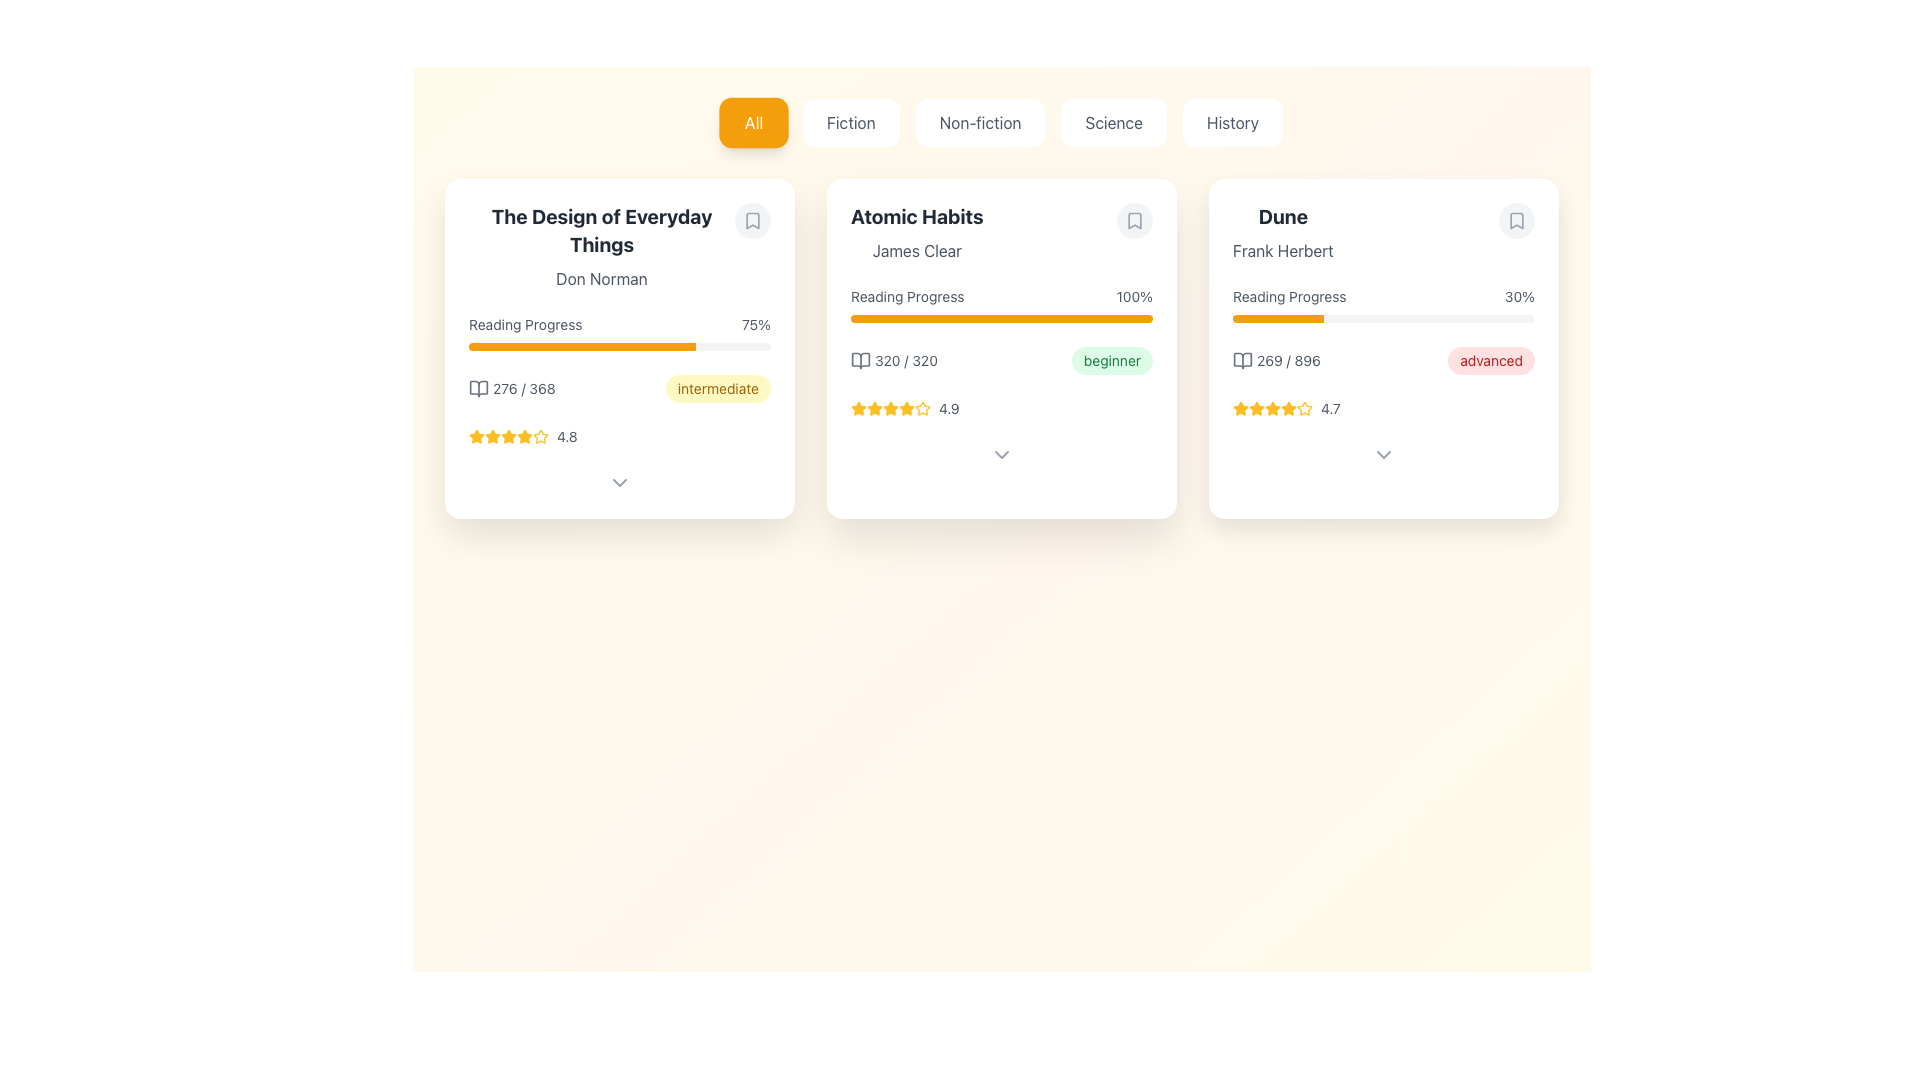  I want to click on the toggle button located at the bottom center of the 'Dune' card by 'Frank Herbert', so click(1382, 455).